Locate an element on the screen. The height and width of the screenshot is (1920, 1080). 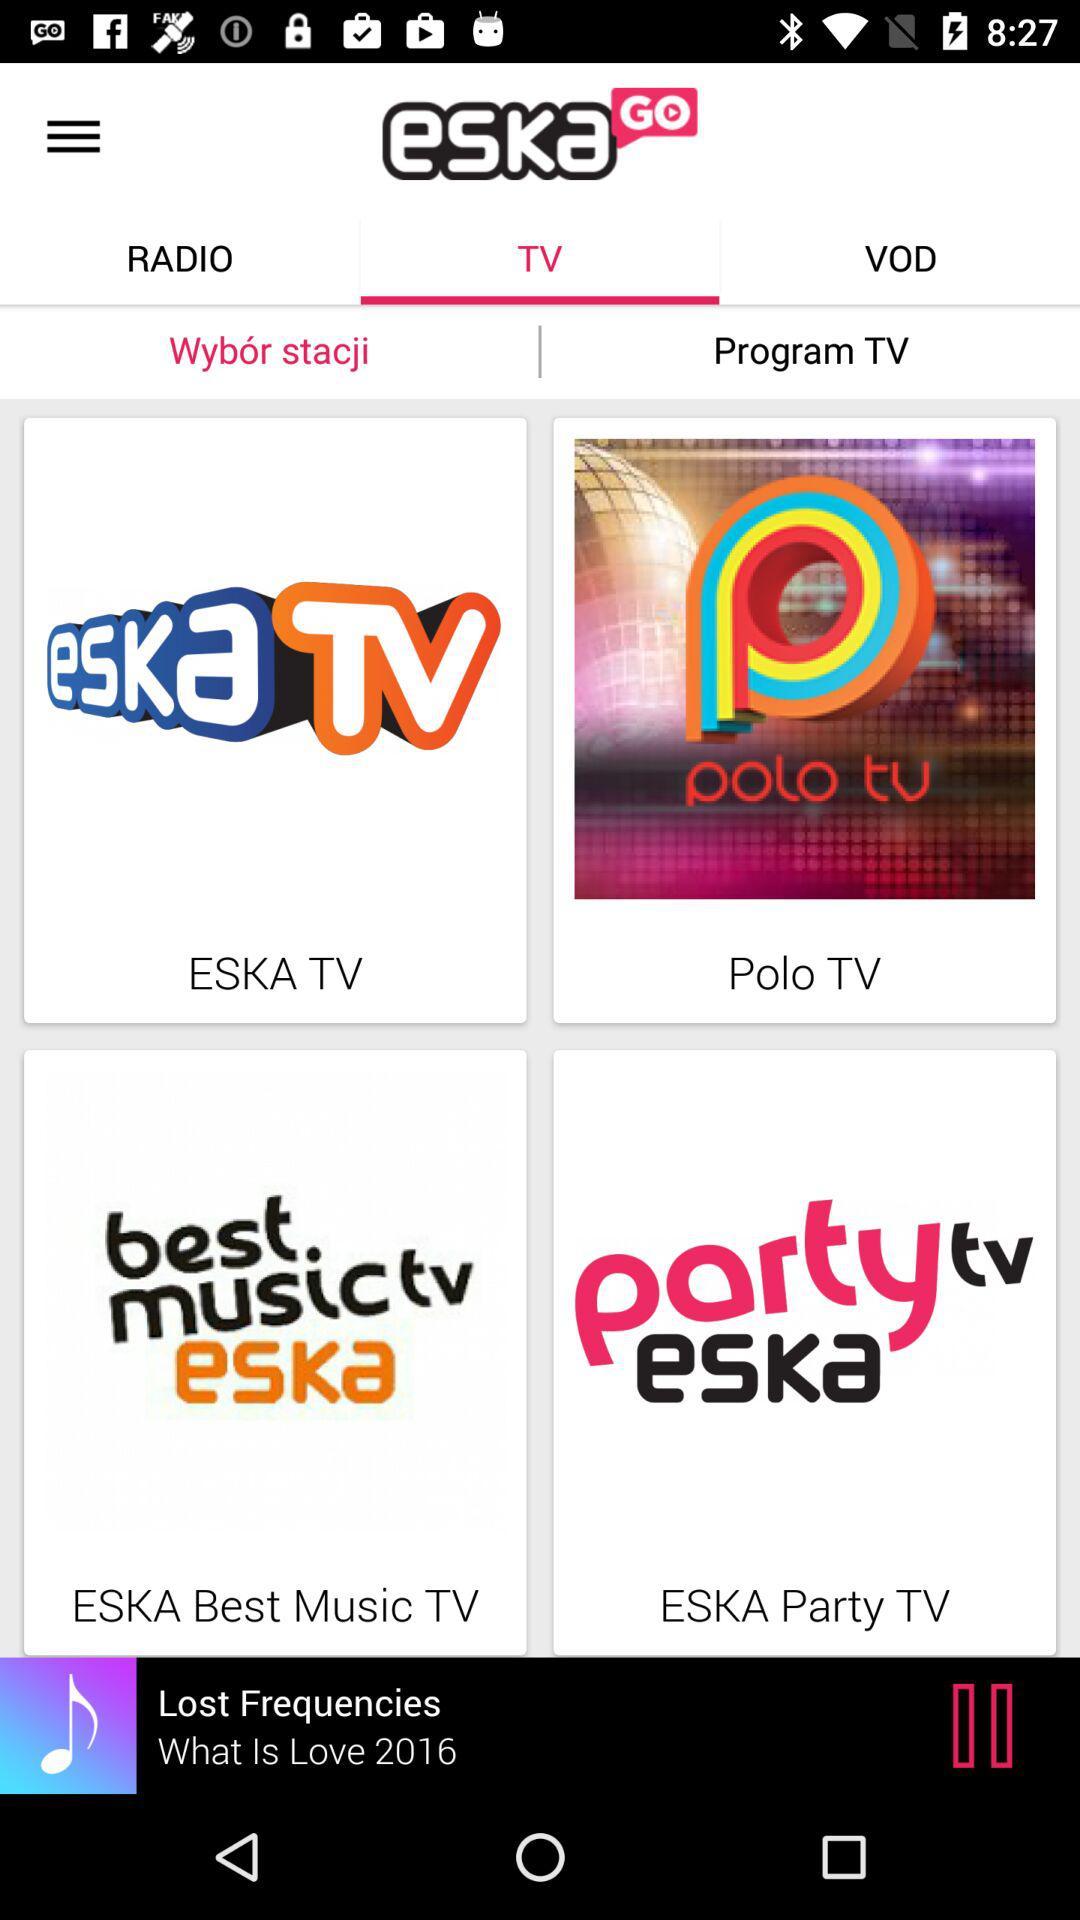
the button next to tv is located at coordinates (901, 256).